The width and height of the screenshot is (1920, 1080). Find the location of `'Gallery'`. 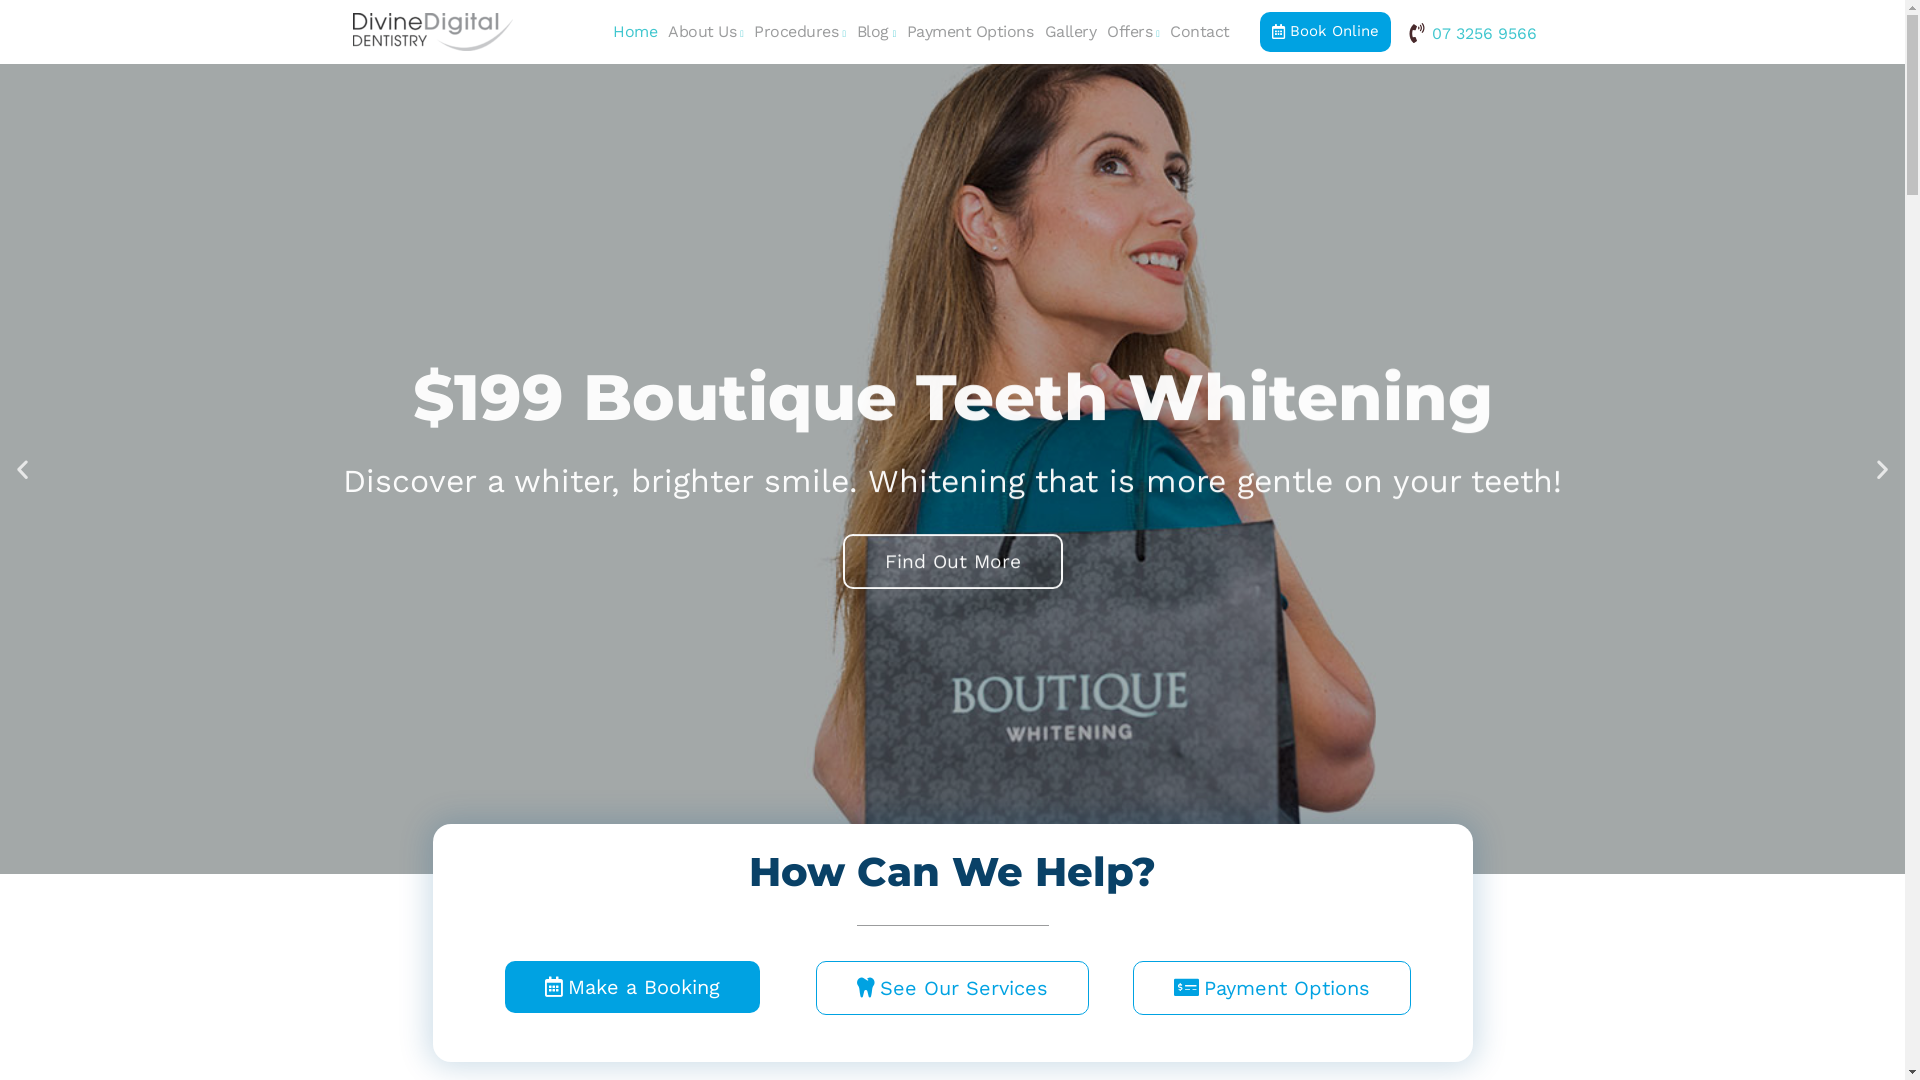

'Gallery' is located at coordinates (1038, 31).